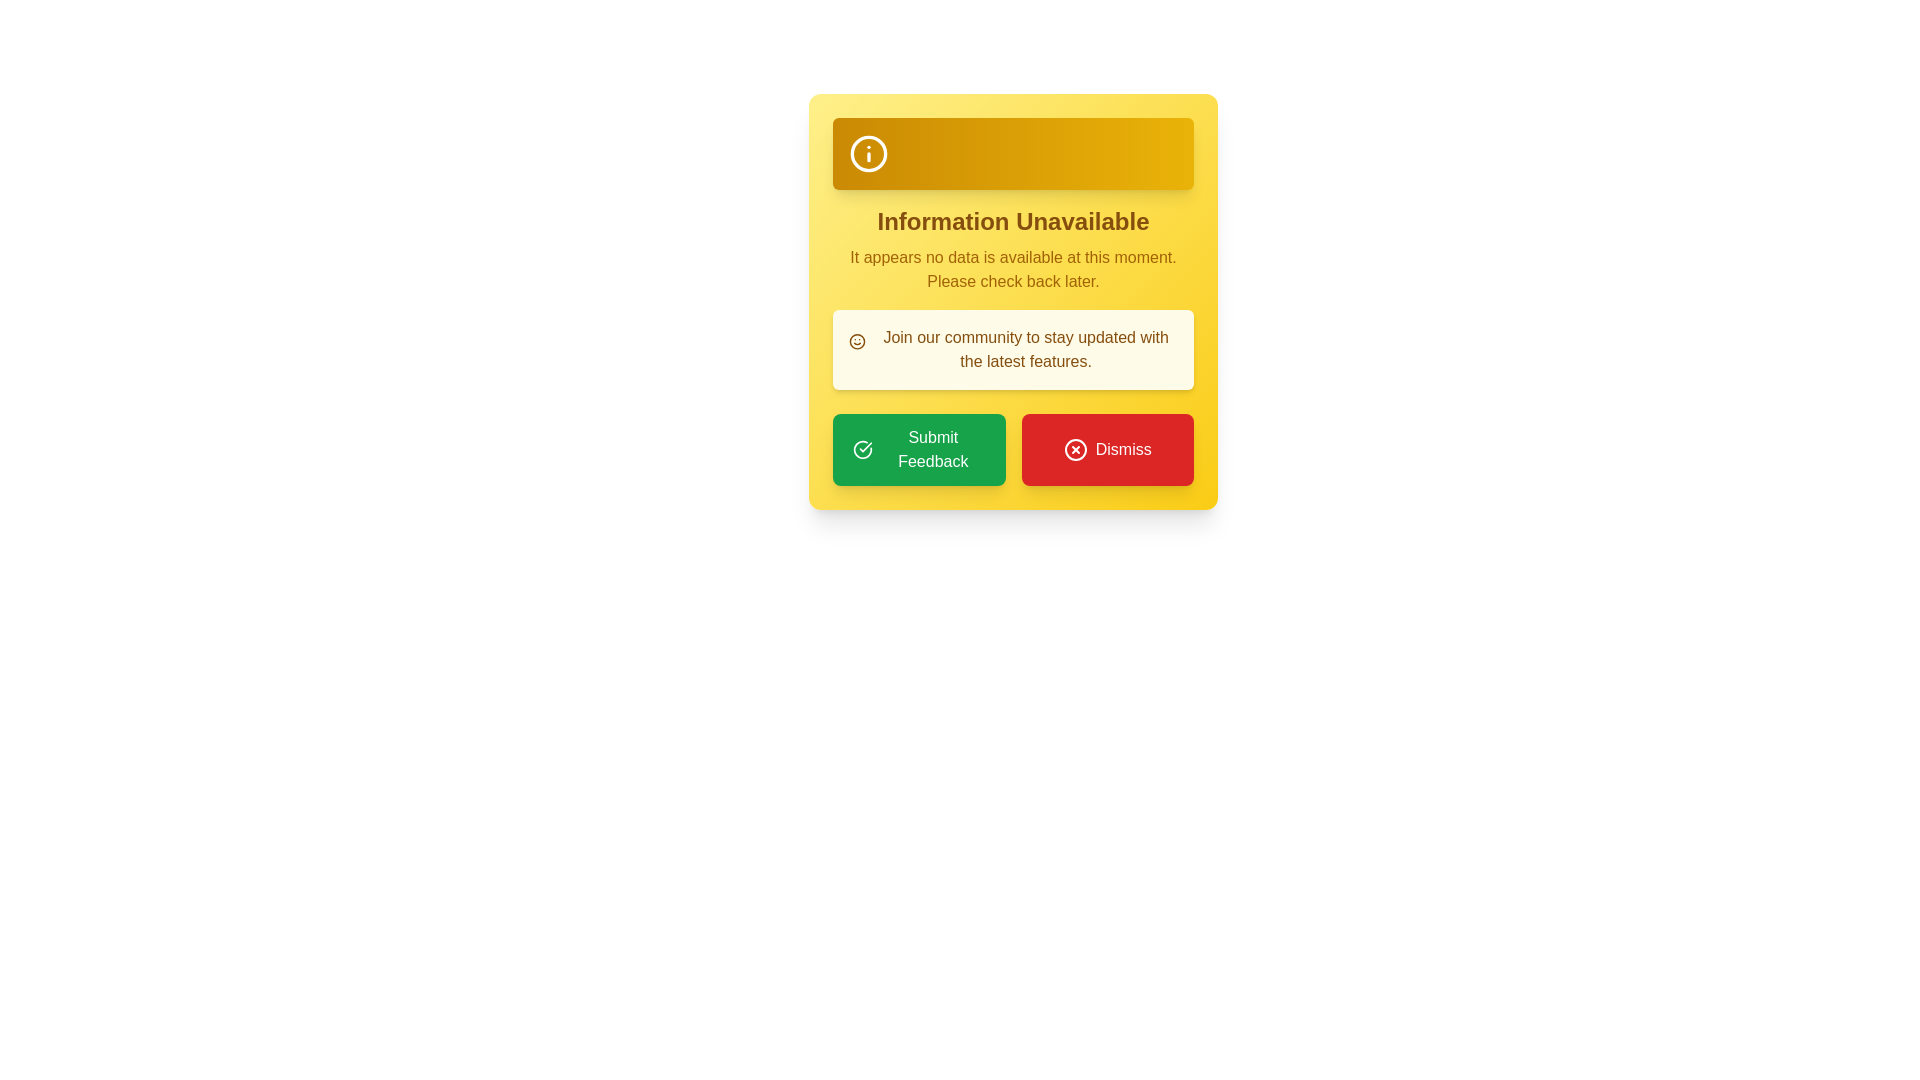 This screenshot has height=1080, width=1920. Describe the element at coordinates (868, 153) in the screenshot. I see `the graphic icon component representing a circle located in the yellow notification box at the top-left corner, which indicates notifications` at that location.